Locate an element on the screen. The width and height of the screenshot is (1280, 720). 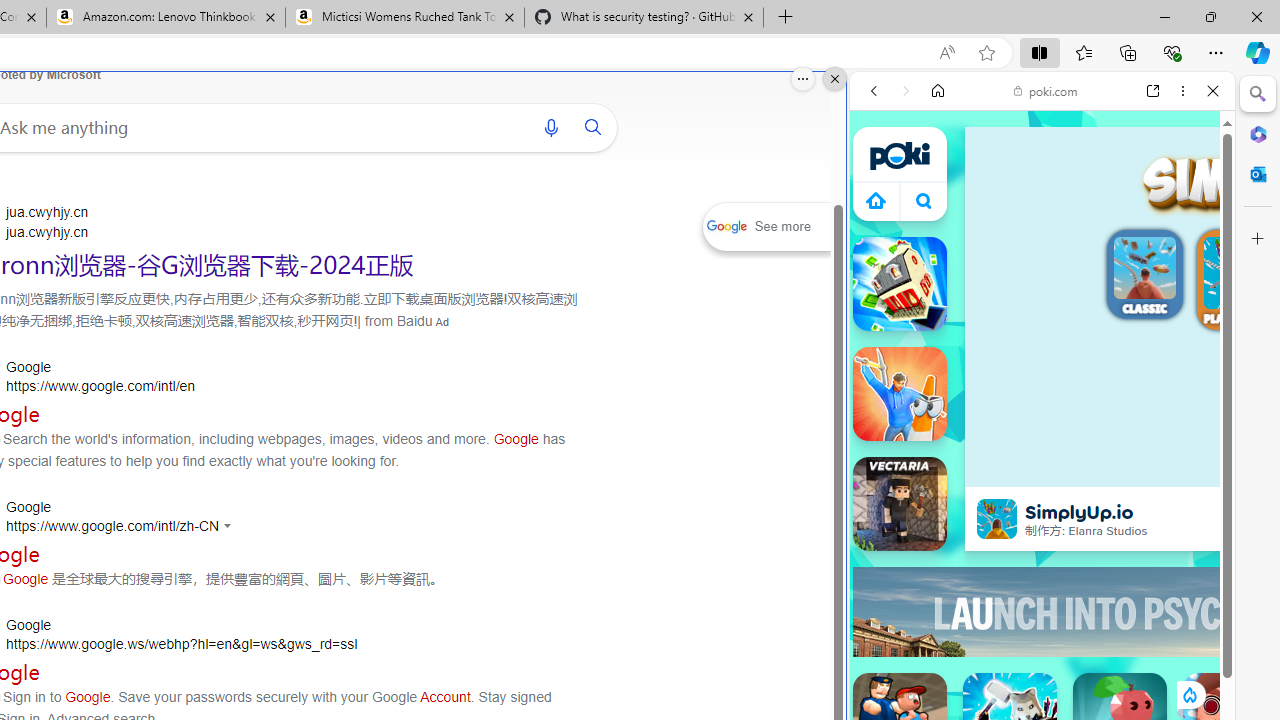
'Vectaria.io Vectaria.io' is located at coordinates (898, 502).